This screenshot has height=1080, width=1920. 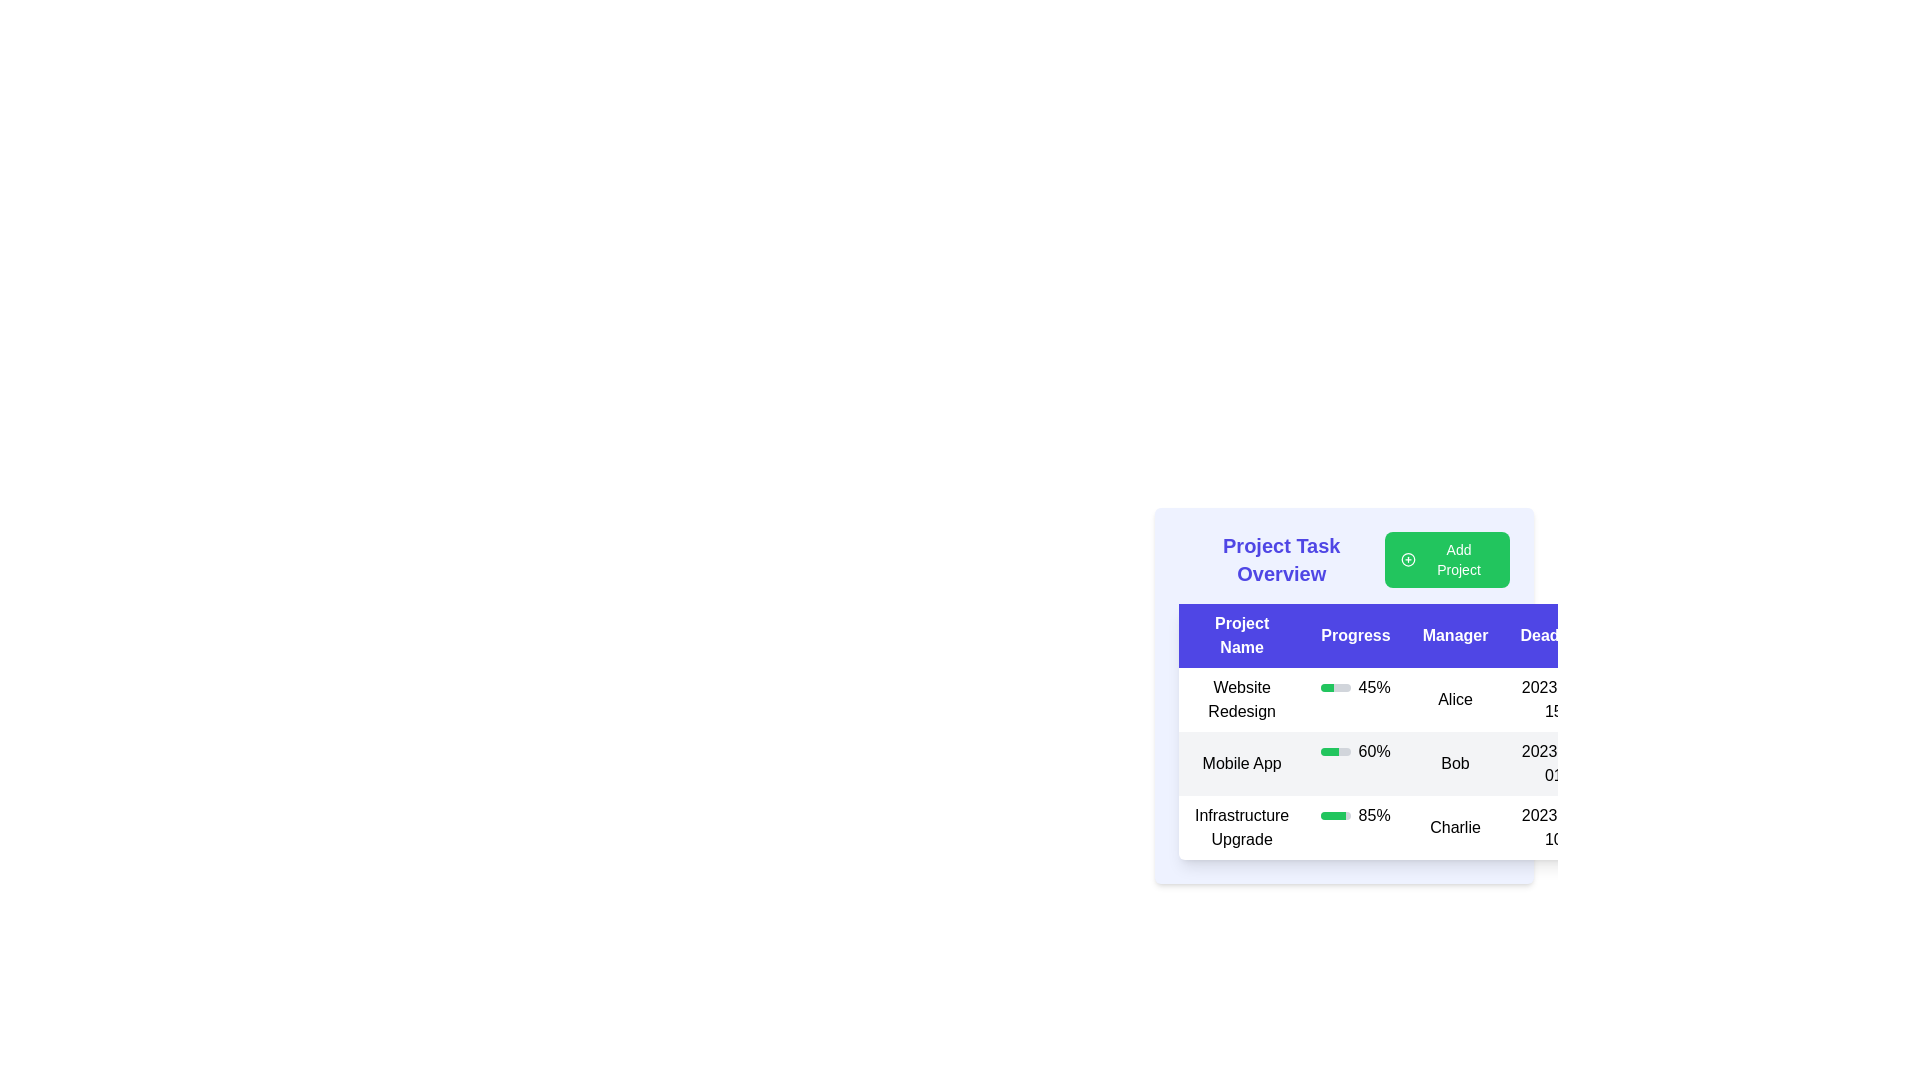 I want to click on the horizontal progress bar in the 'Progress' column of the table row labeled 'Mobile App', which has a grey background and a green section representing 60% progress, so click(x=1335, y=752).